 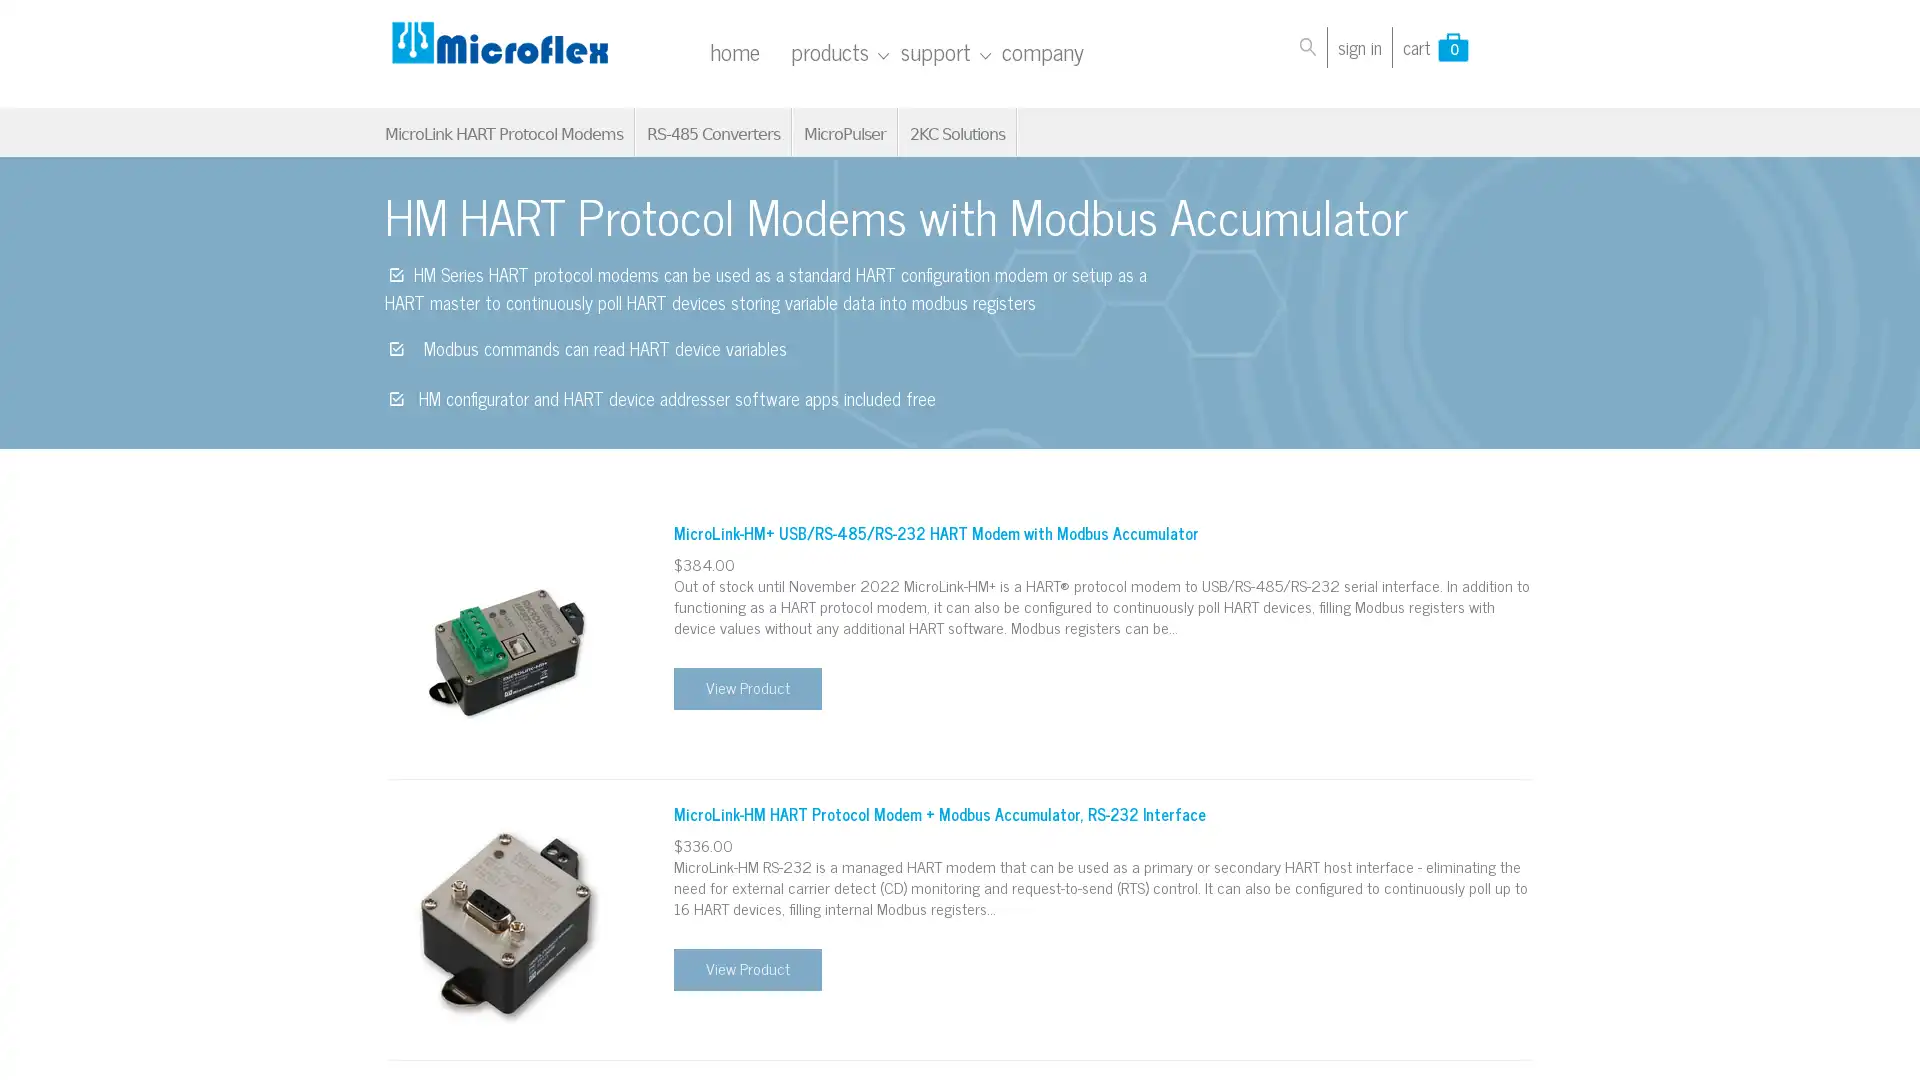 I want to click on View Product, so click(x=747, y=968).